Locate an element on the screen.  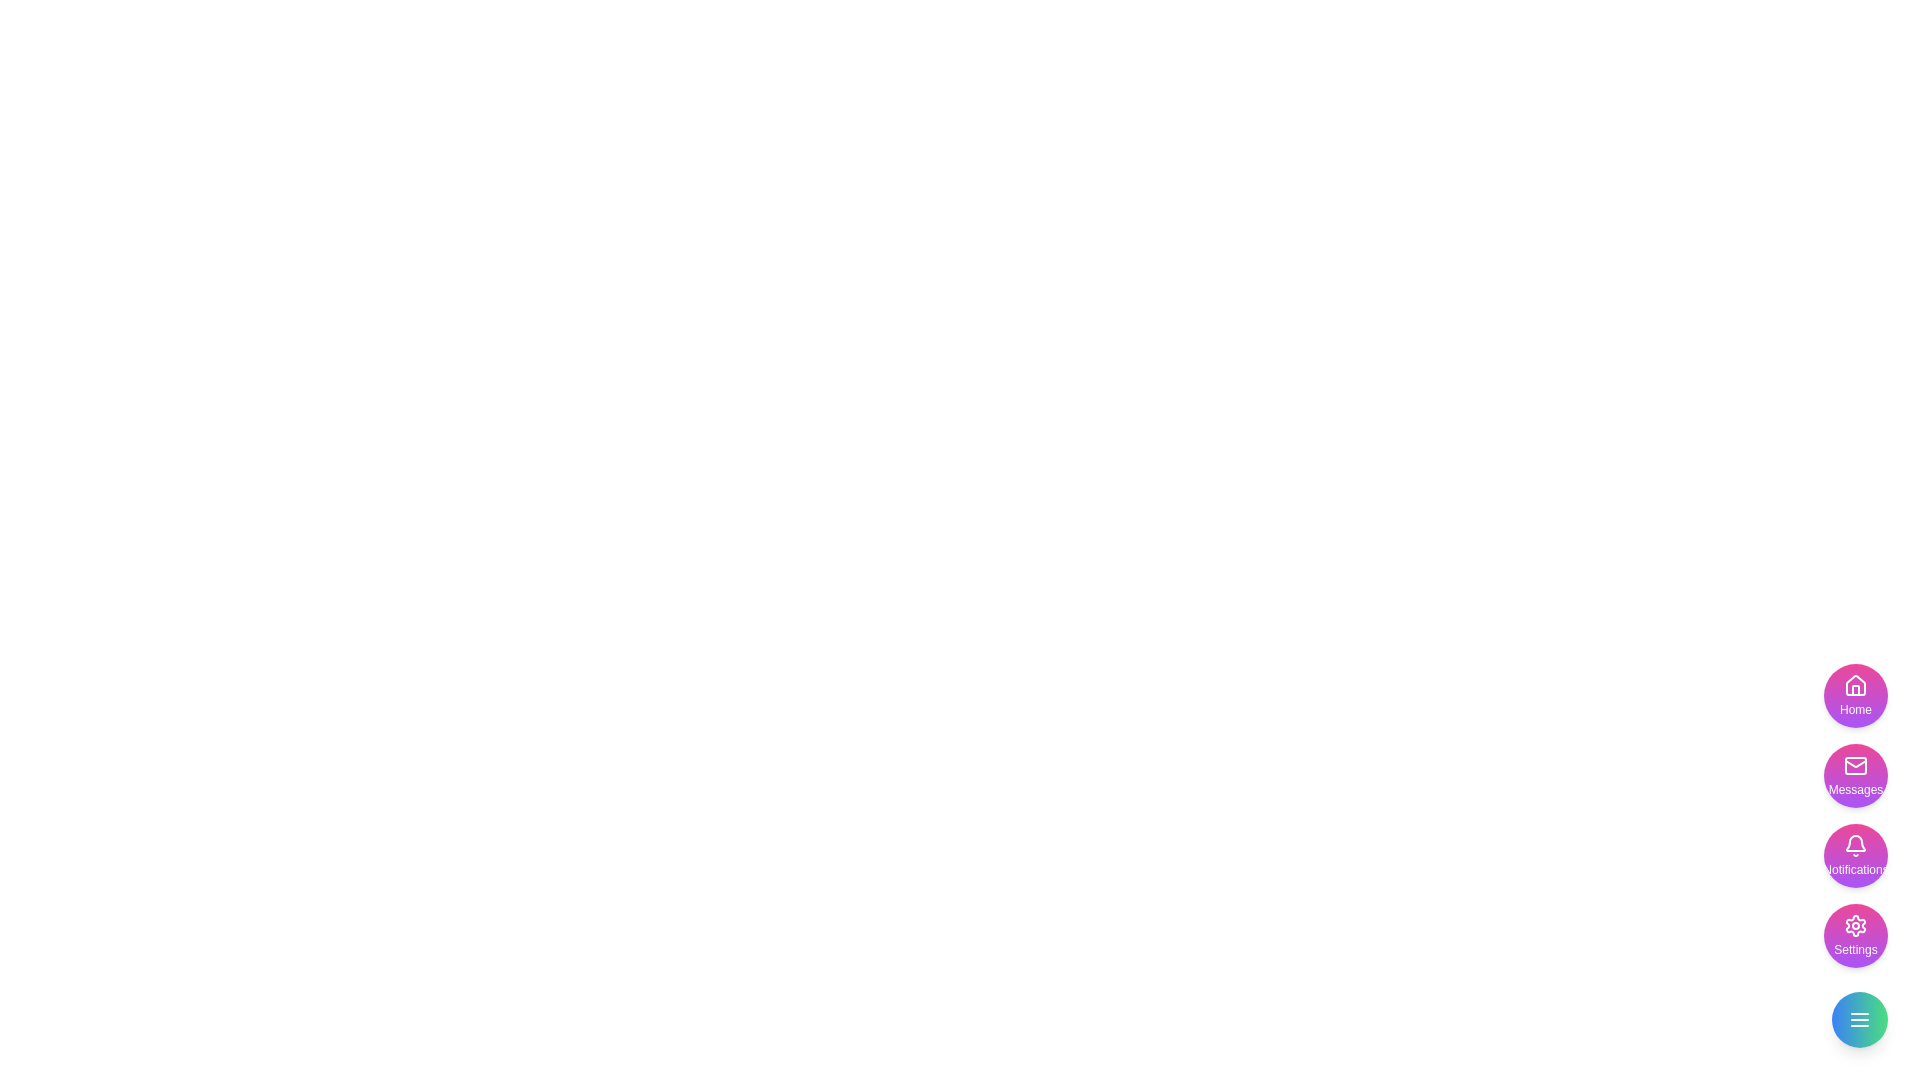
the envelope icon within the 'Messages' button, which is located in the second circular button of the vertical menu panel on the right side of the interface is located at coordinates (1855, 765).